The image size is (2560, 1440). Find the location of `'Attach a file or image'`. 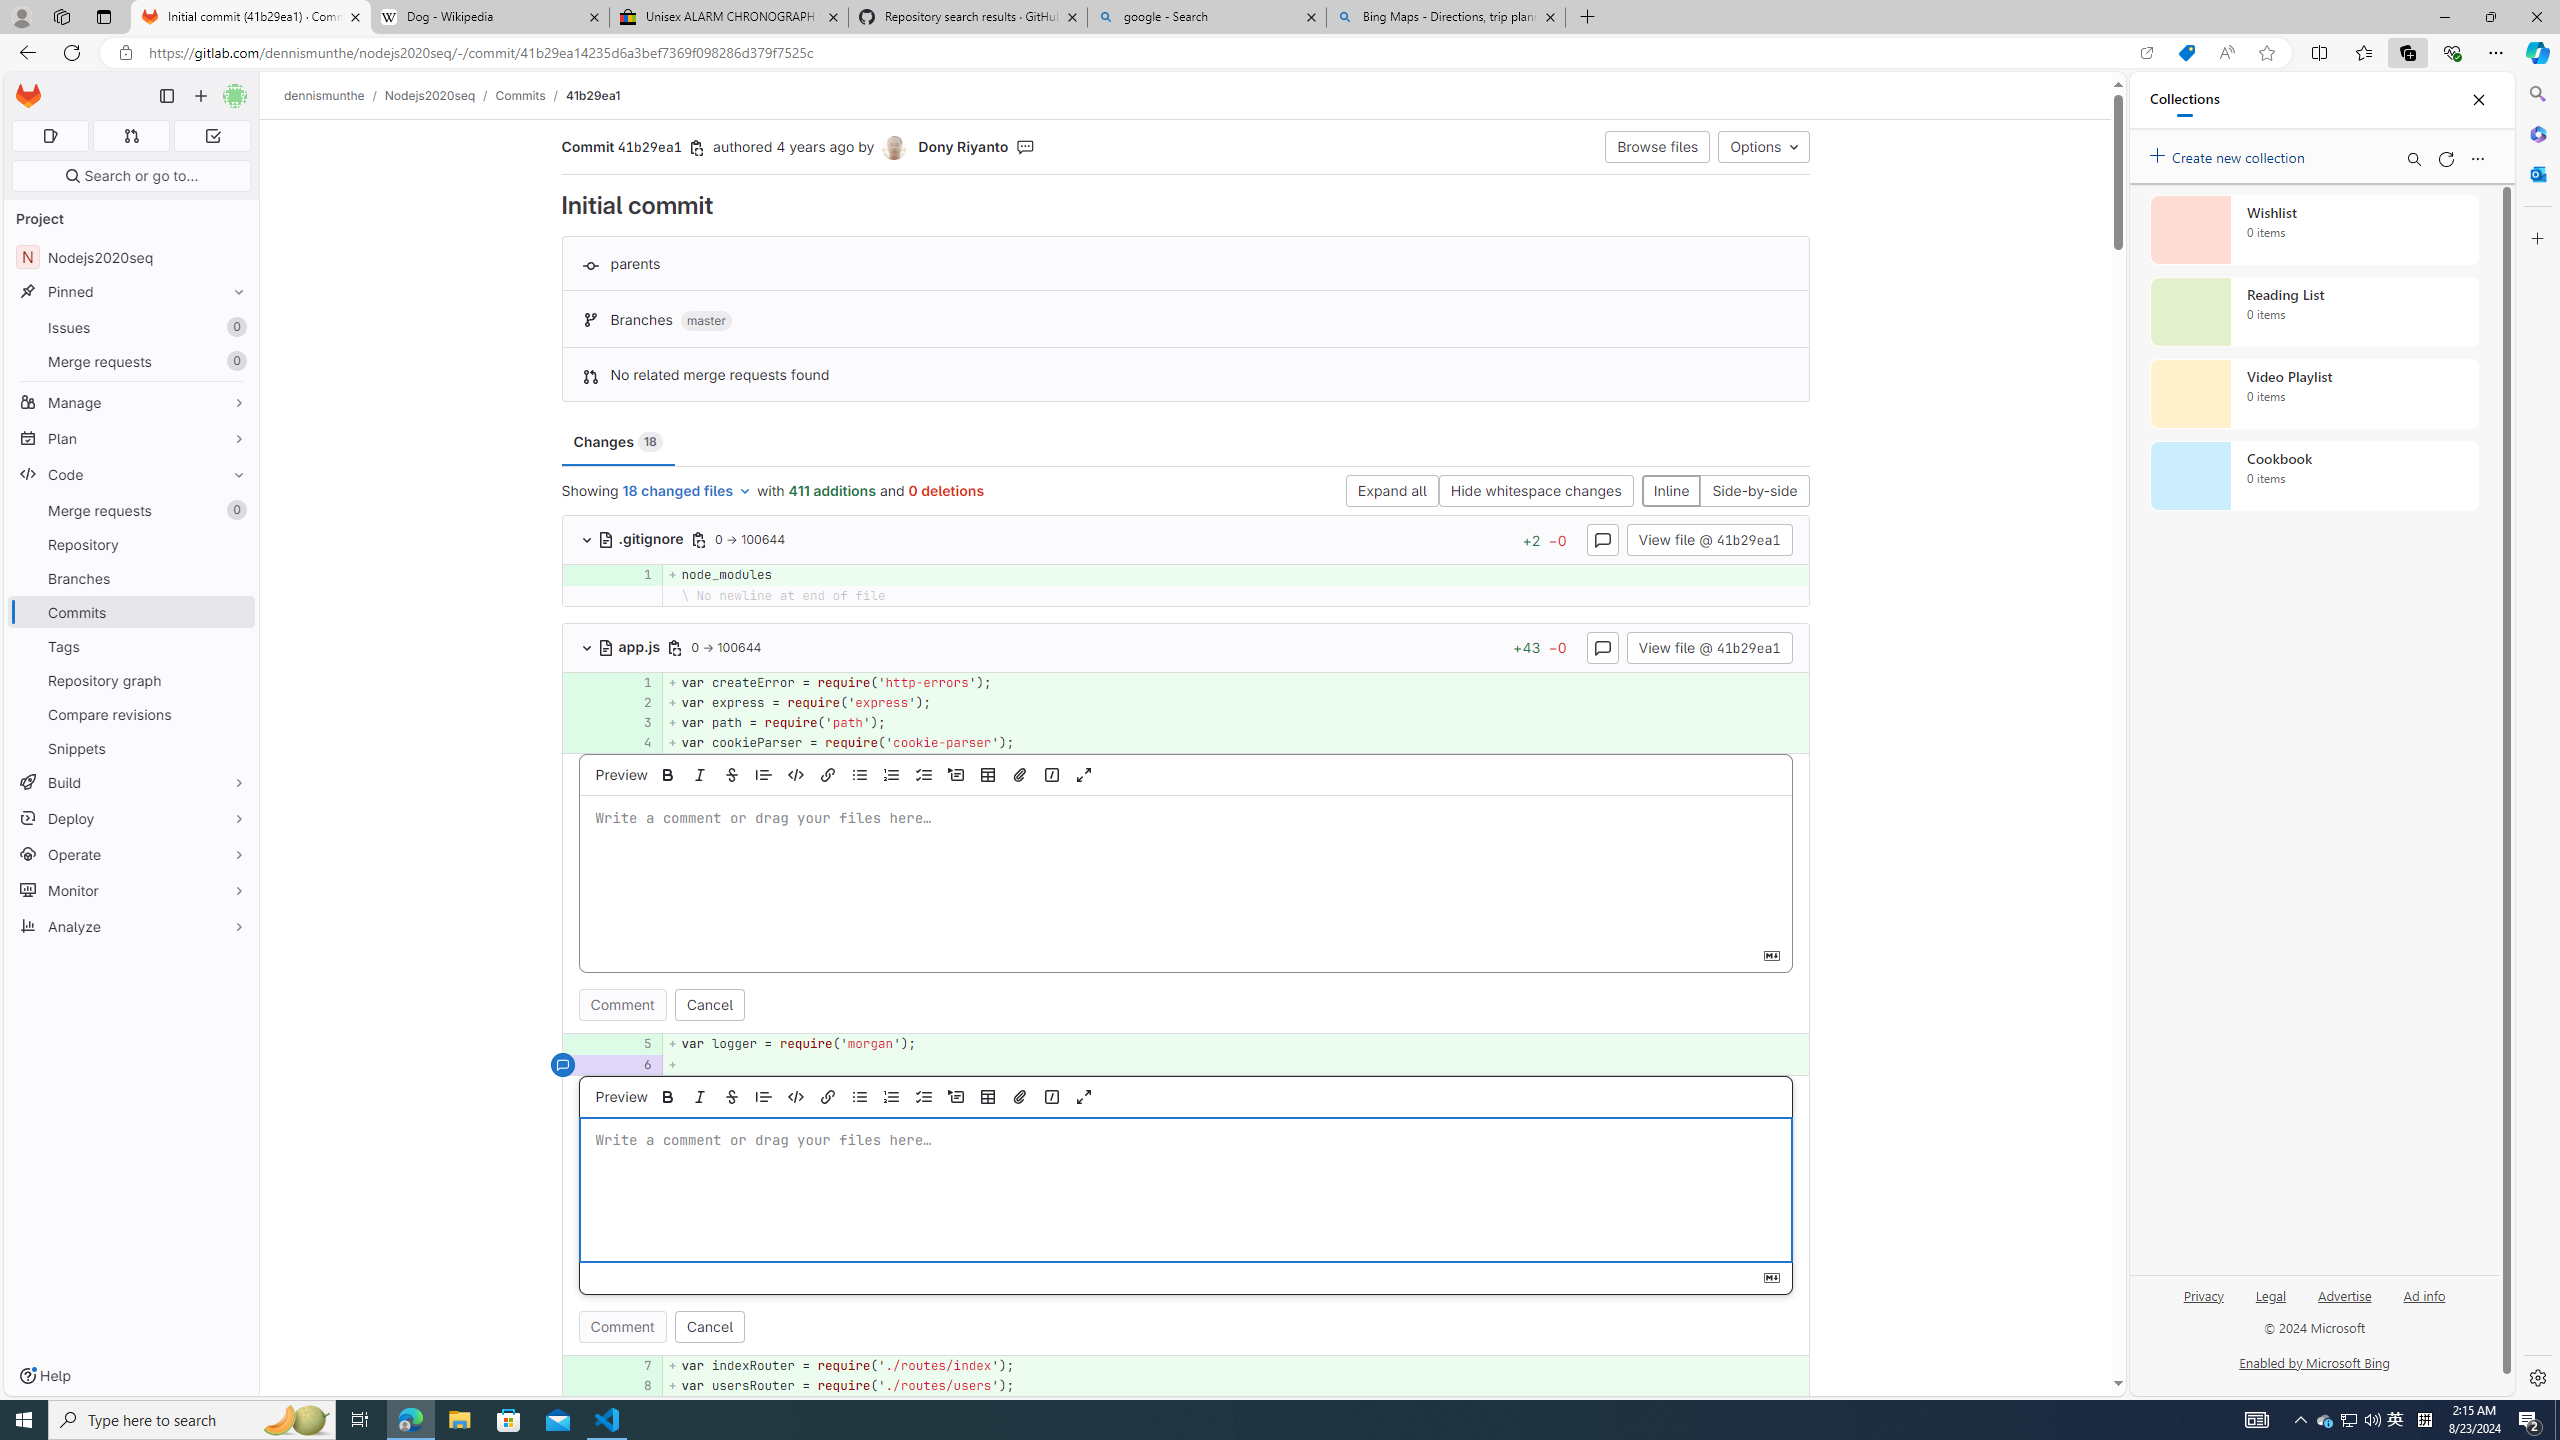

'Attach a file or image' is located at coordinates (1019, 1095).